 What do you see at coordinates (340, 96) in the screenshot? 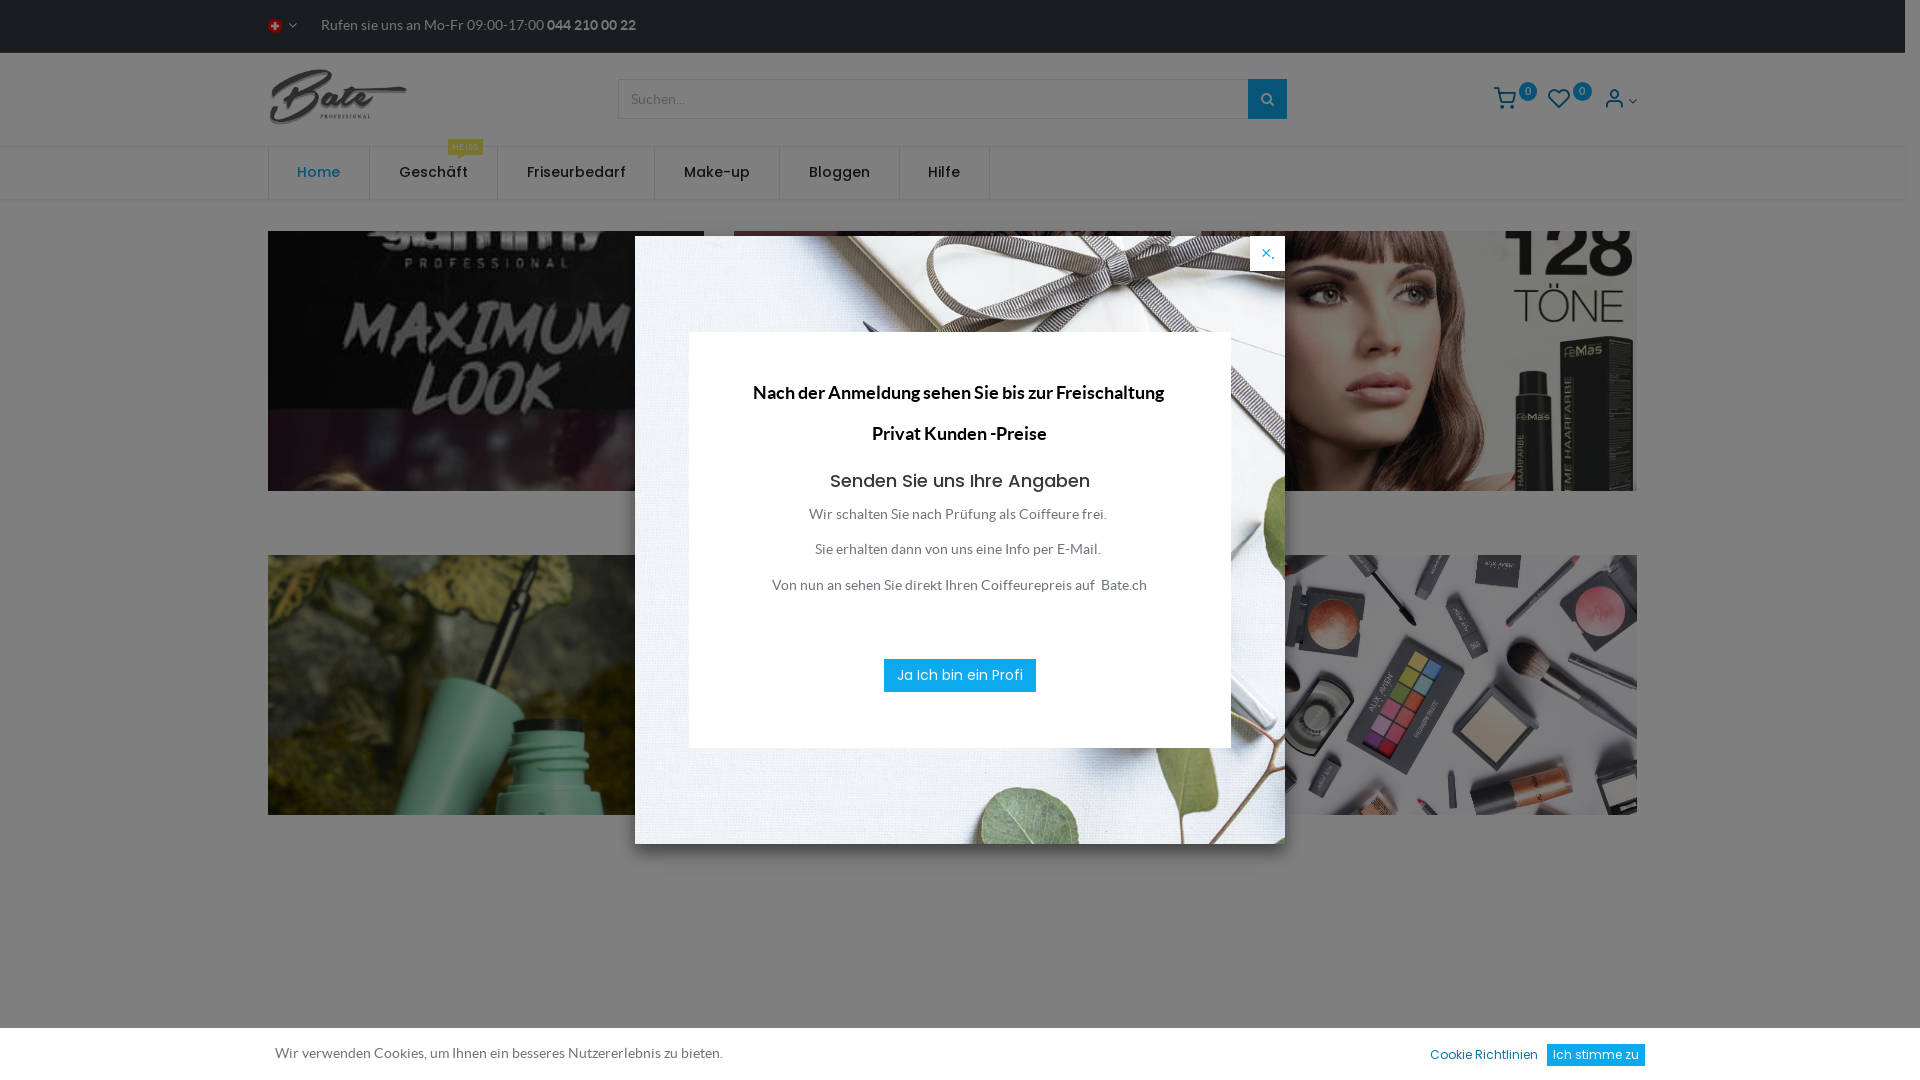
I see `'Bate Professional'` at bounding box center [340, 96].